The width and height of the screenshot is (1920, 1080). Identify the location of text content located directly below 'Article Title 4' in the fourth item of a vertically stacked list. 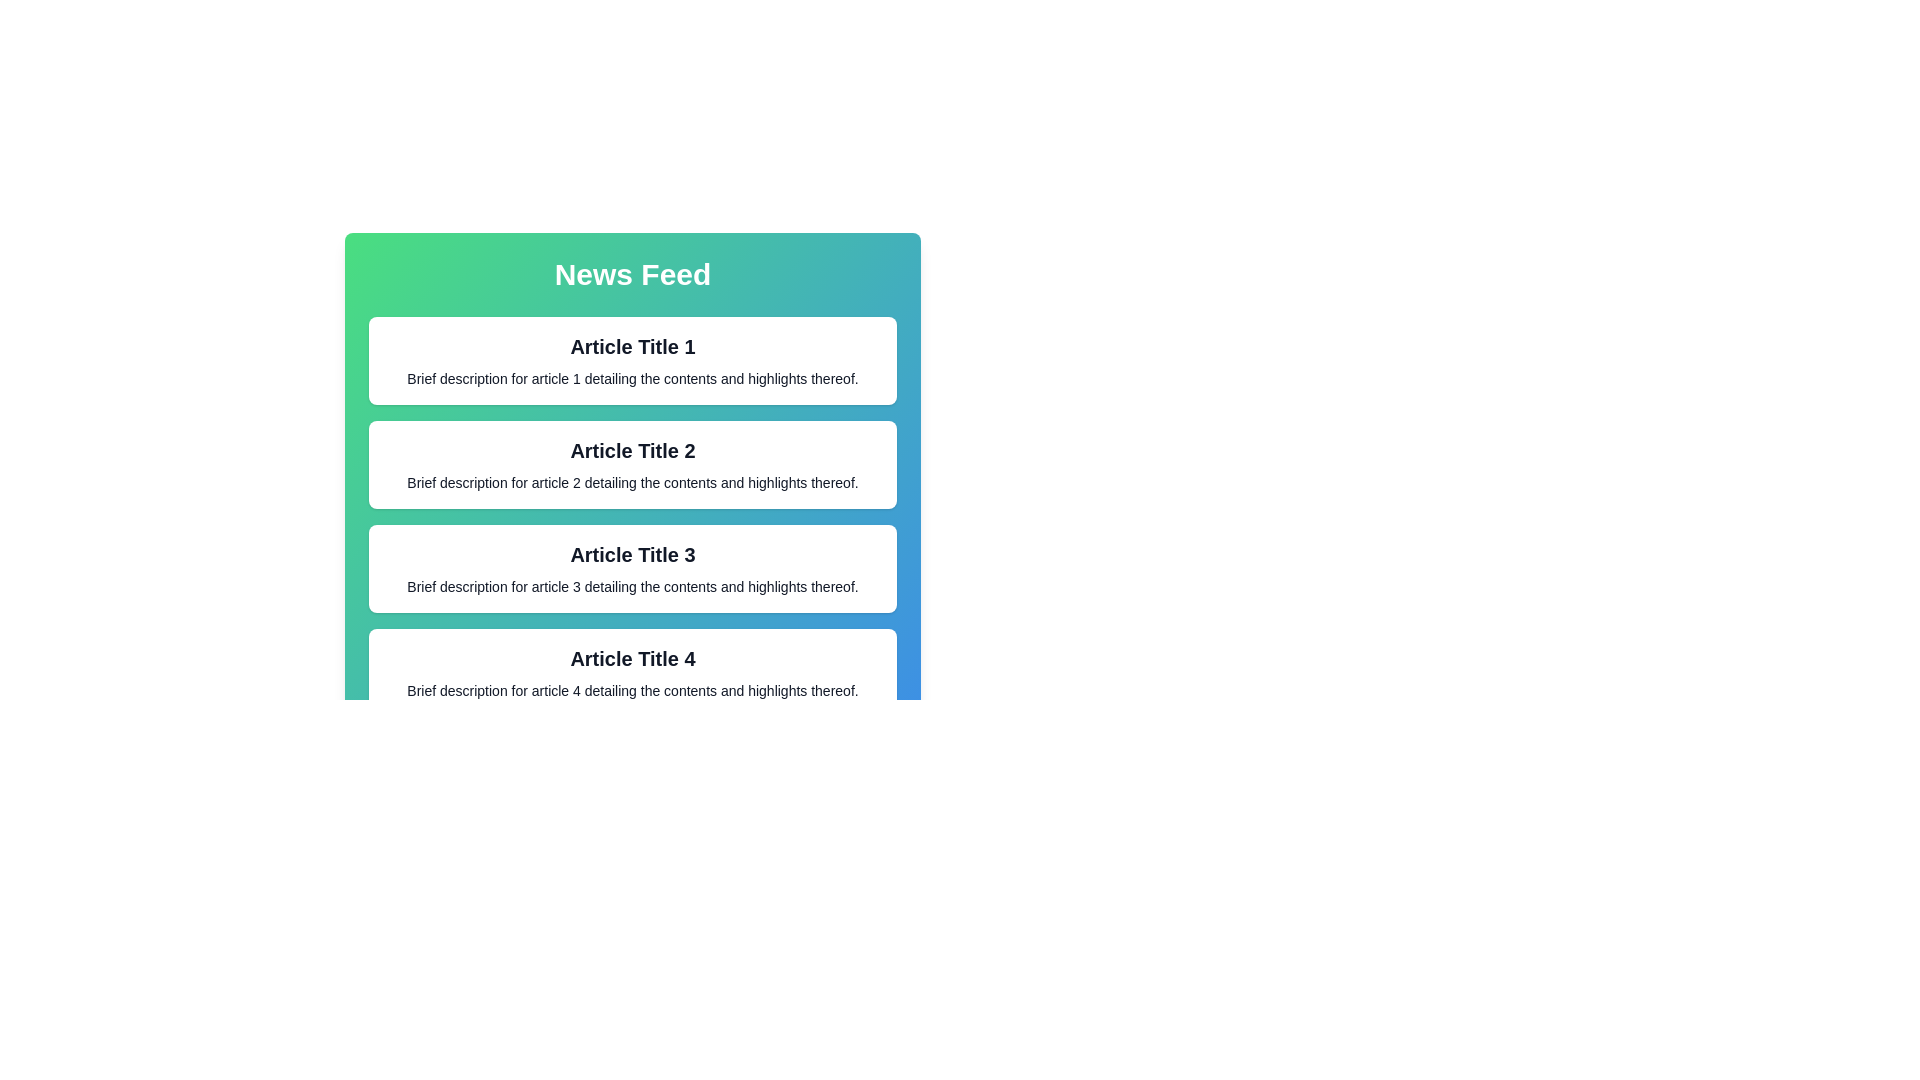
(632, 689).